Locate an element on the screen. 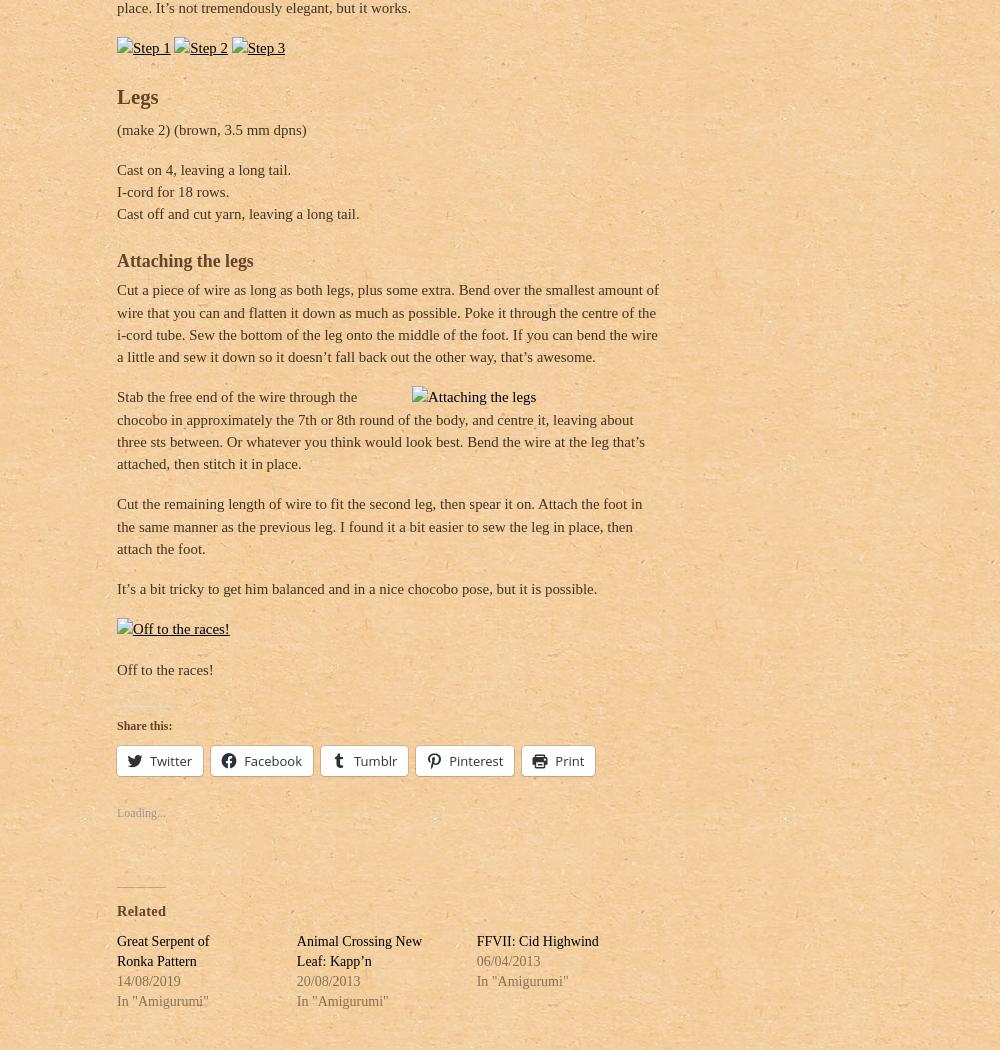 The height and width of the screenshot is (1050, 1000). '(make 2) (brown, 3.5 mm dpns)' is located at coordinates (210, 128).